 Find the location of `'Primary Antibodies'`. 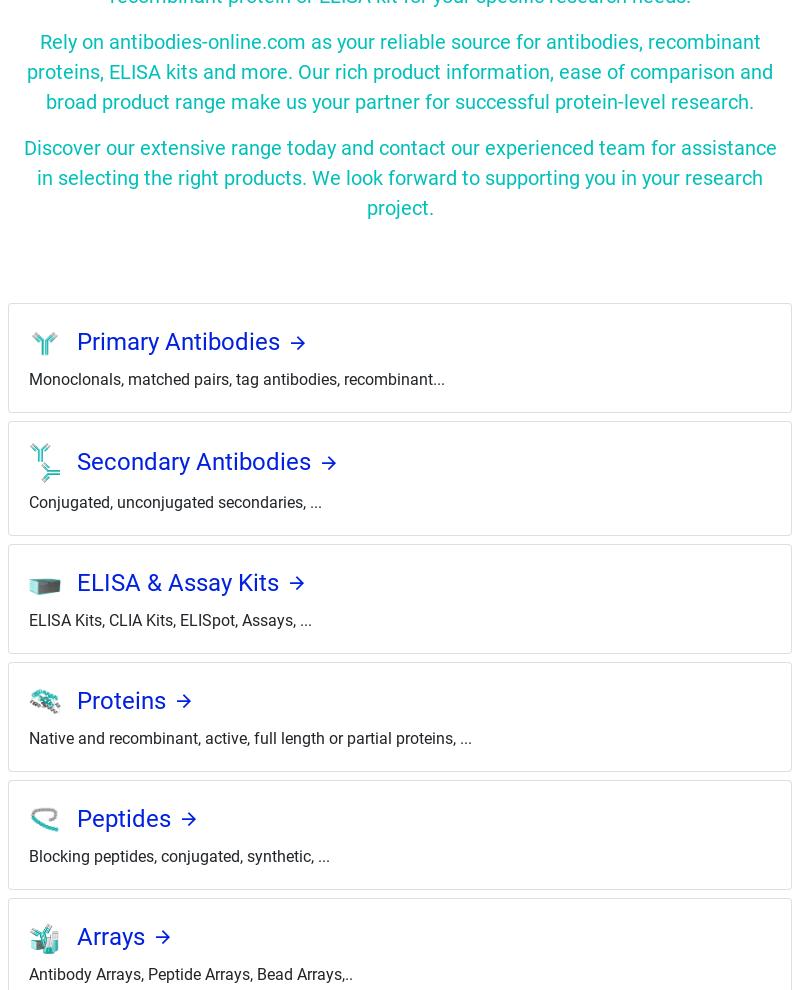

'Primary Antibodies' is located at coordinates (177, 339).